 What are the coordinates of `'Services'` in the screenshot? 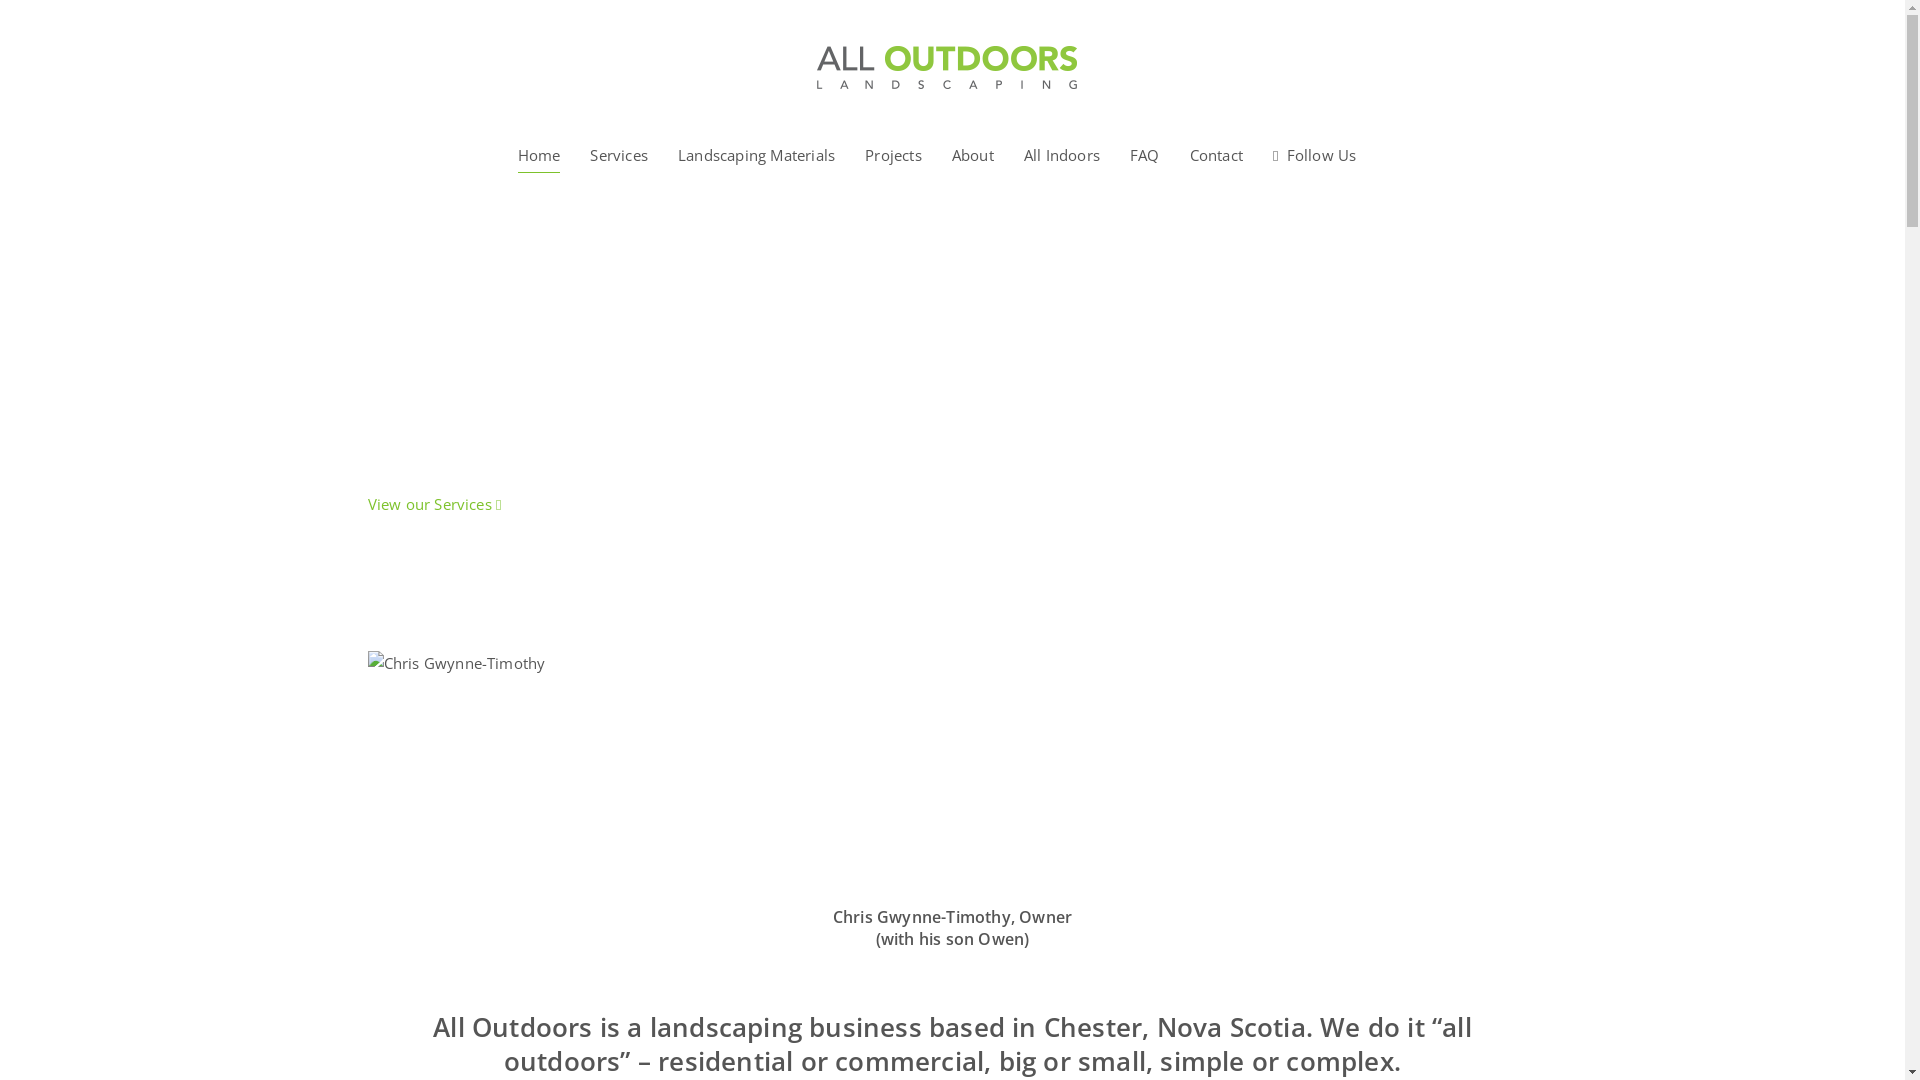 It's located at (618, 153).